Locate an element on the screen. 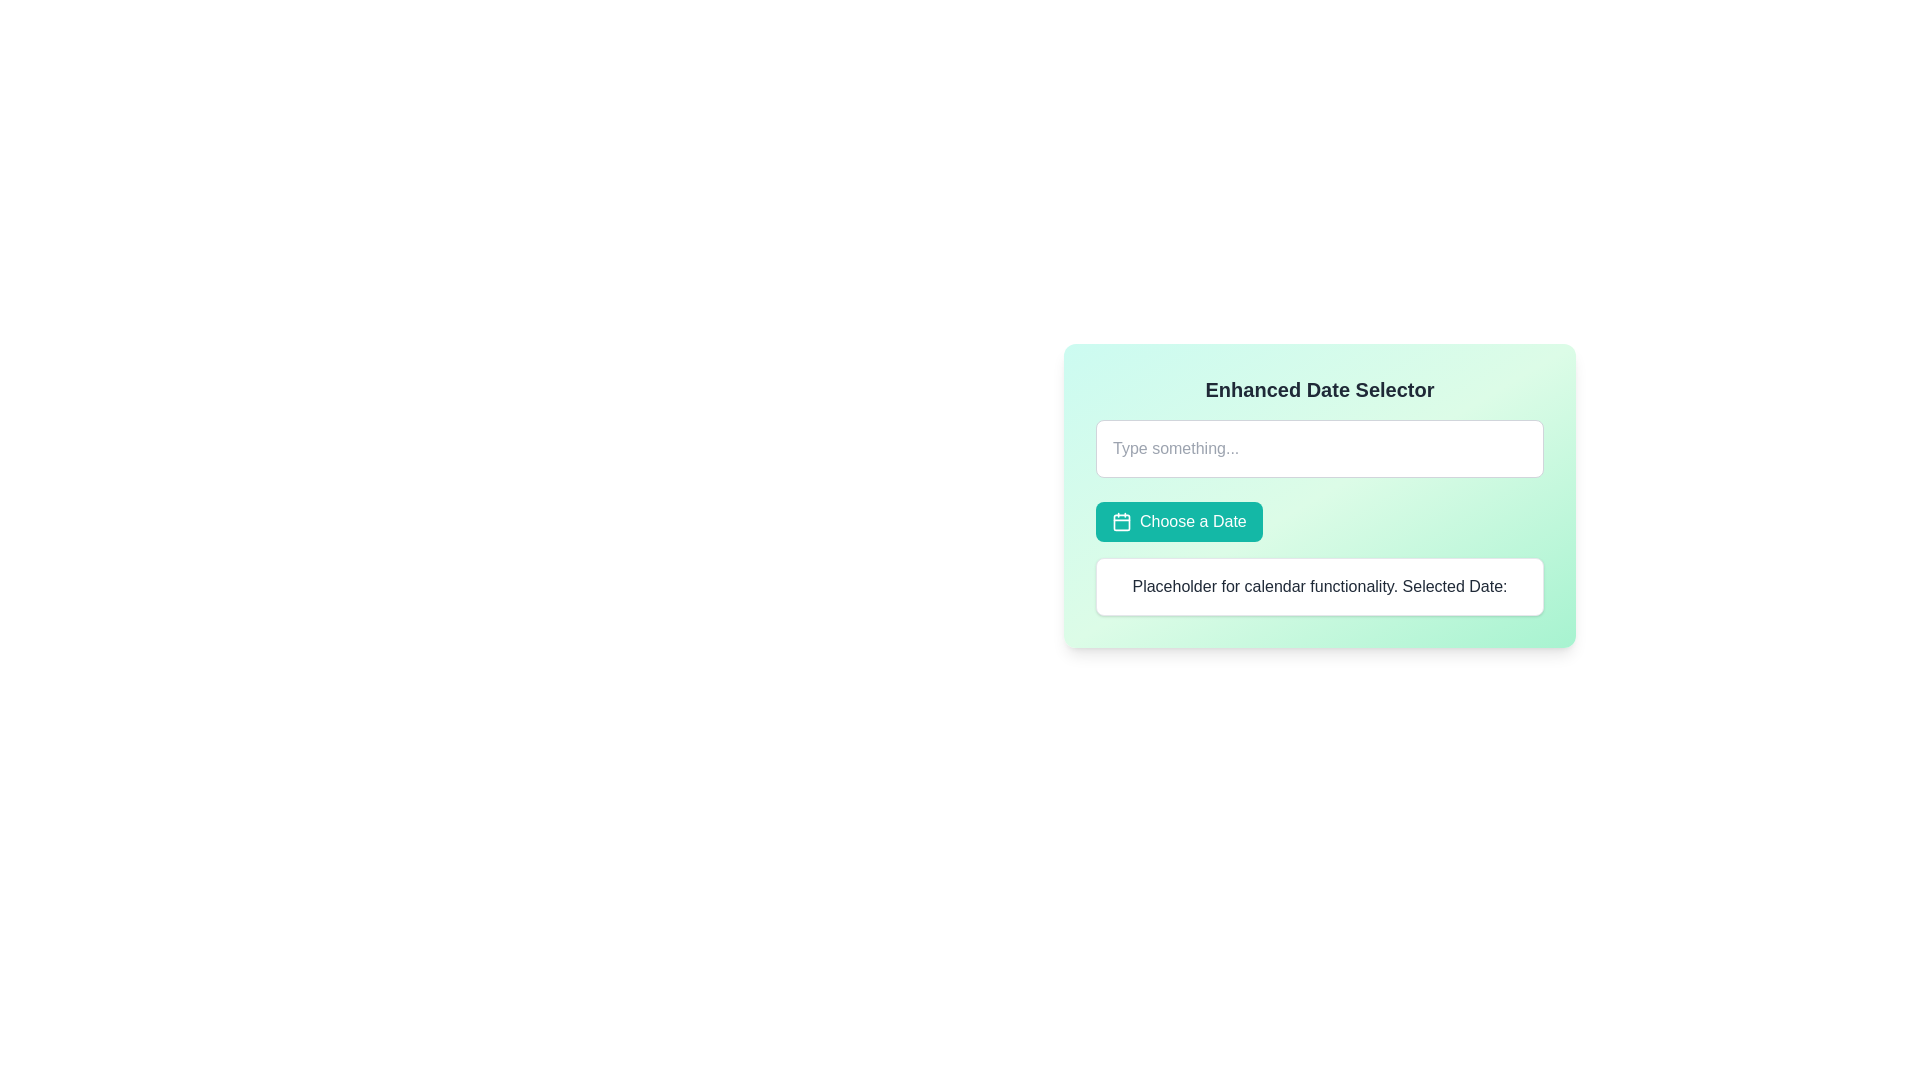  the date selection button located under the 'Enhanced Date Selector' heading to interact is located at coordinates (1179, 520).